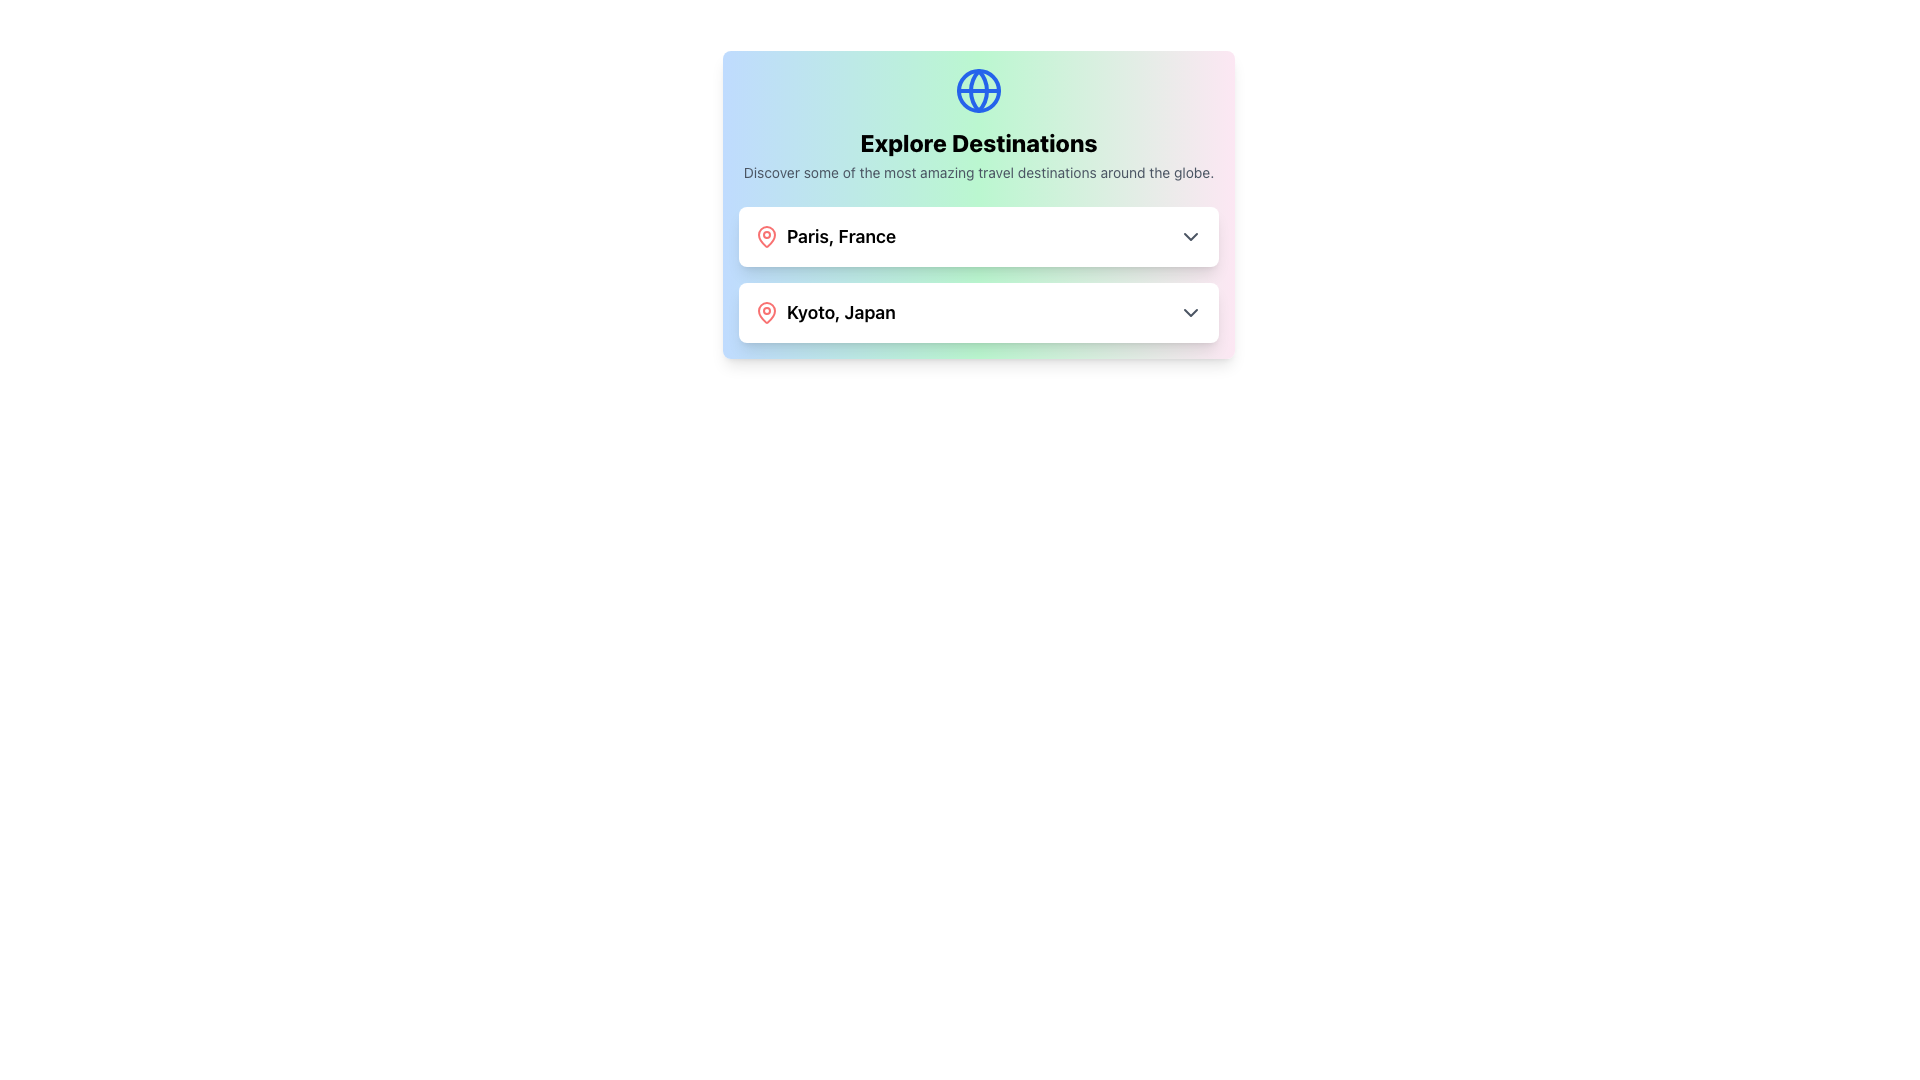  I want to click on the geographical location marker icon that visually represents 'Kyoto, Japan', located to the left of the text, so click(766, 312).